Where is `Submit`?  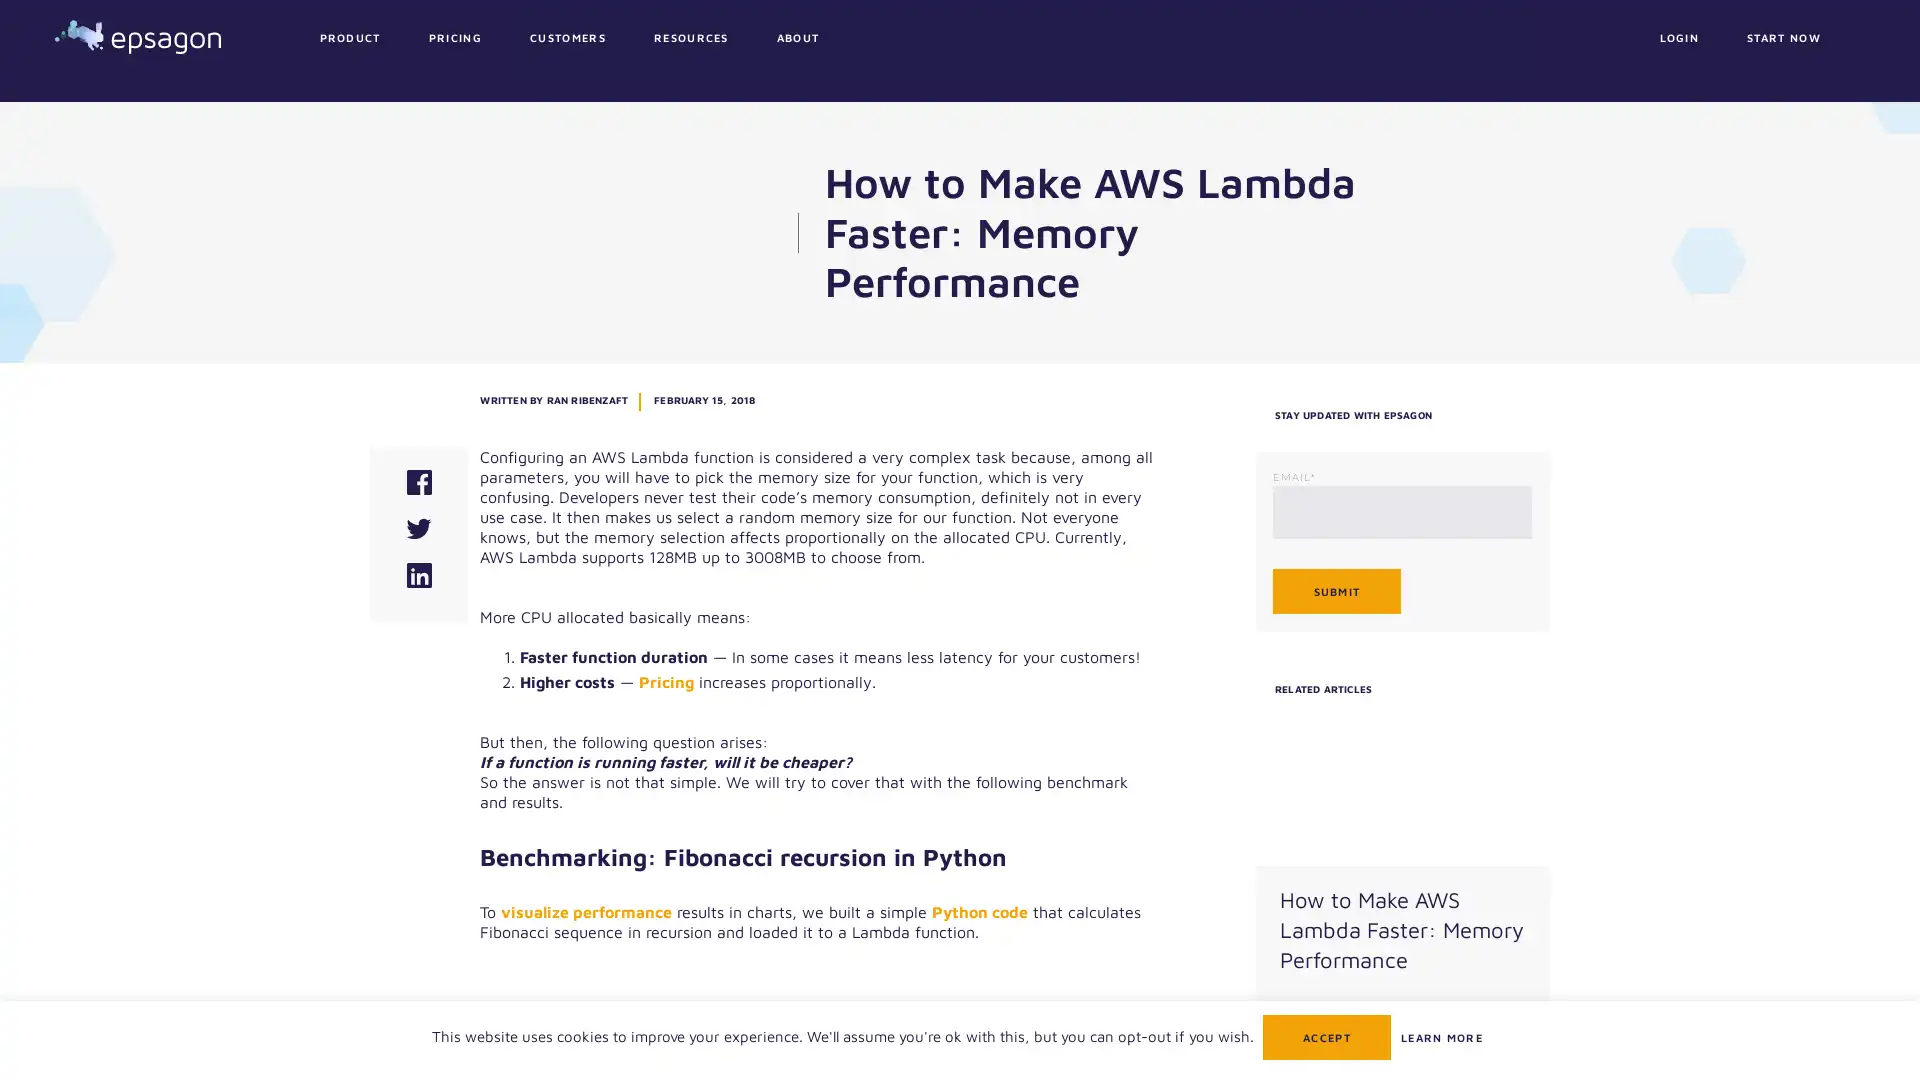 Submit is located at coordinates (1335, 589).